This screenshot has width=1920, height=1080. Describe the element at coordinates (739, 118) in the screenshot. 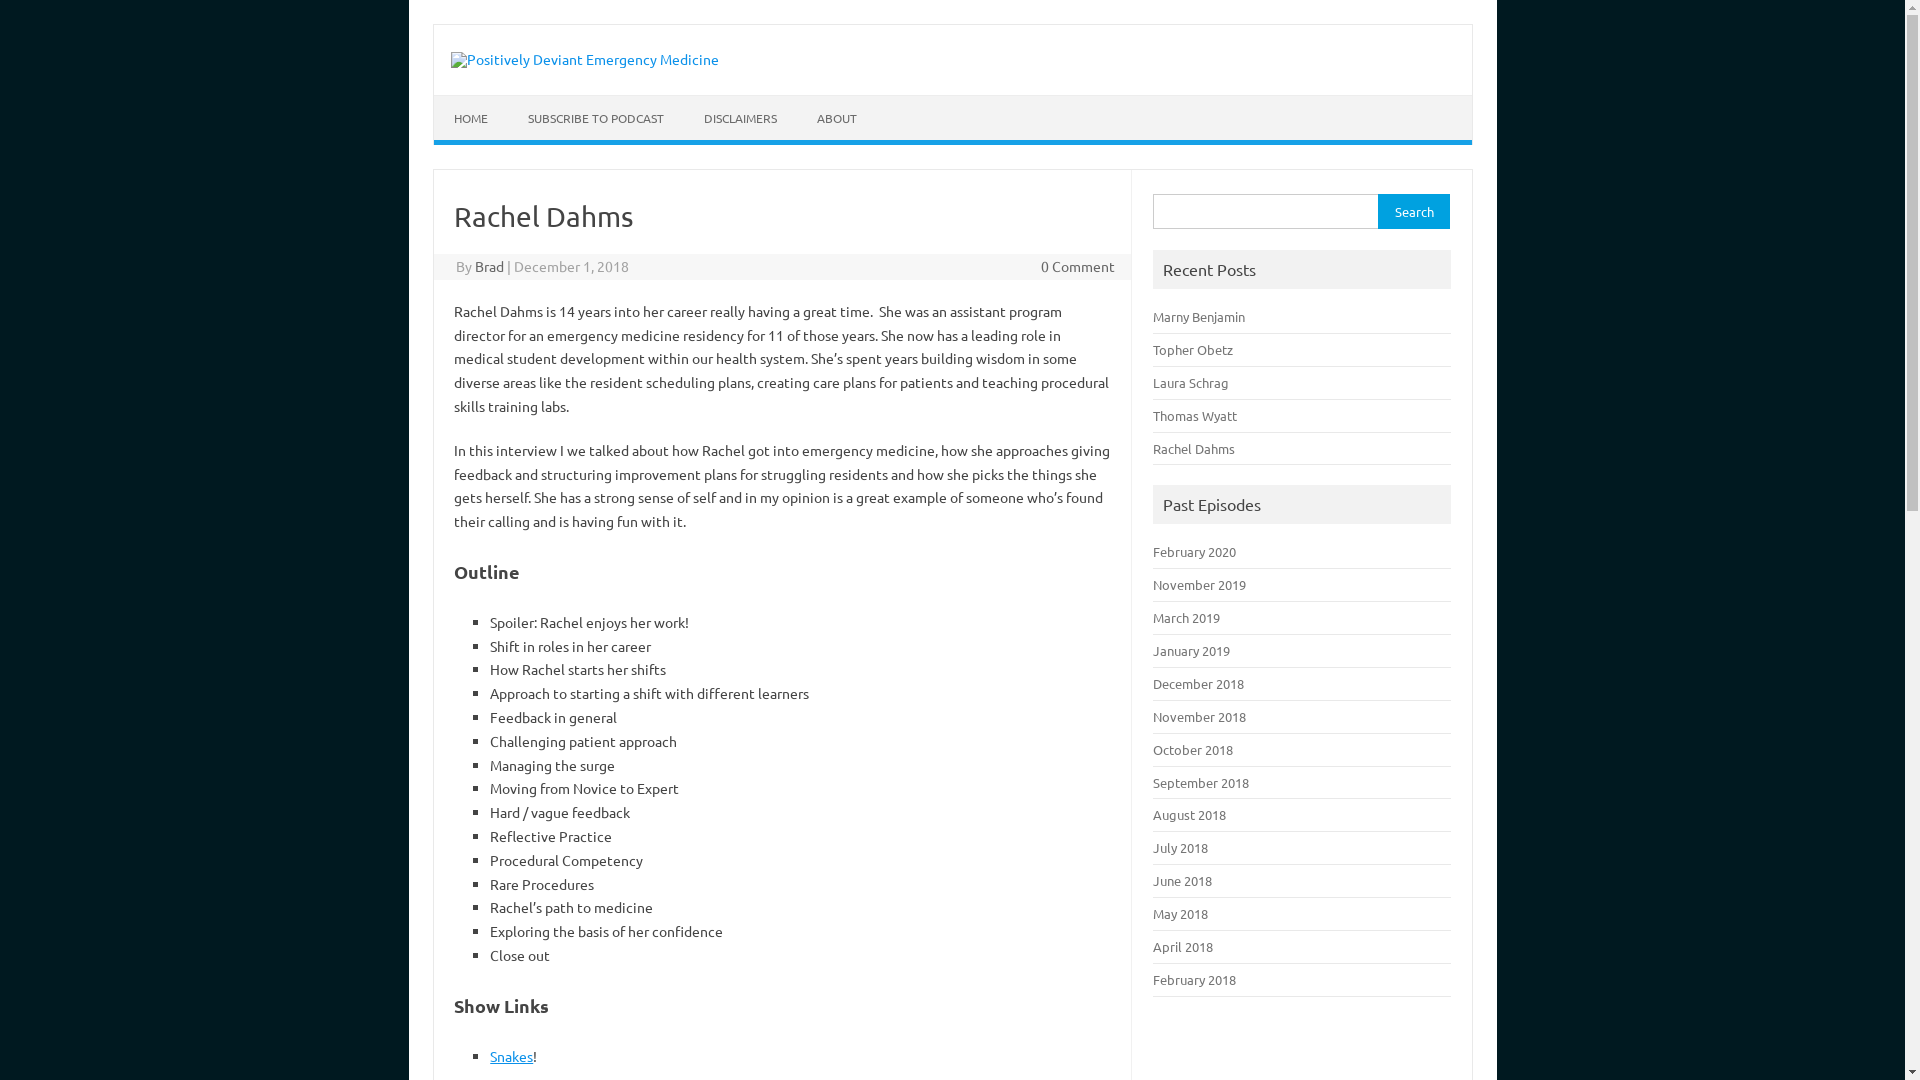

I see `'DISCLAIMERS'` at that location.